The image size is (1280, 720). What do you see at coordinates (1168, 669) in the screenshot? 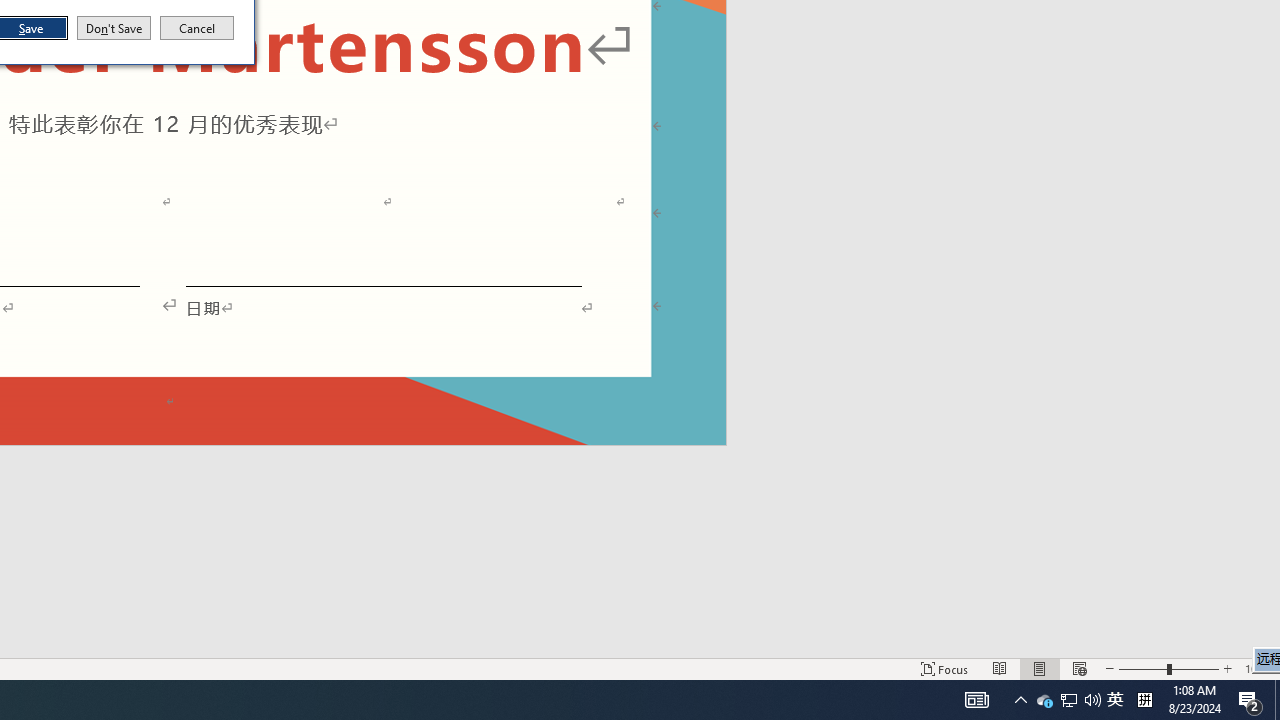
I see `'Zoom'` at bounding box center [1168, 669].